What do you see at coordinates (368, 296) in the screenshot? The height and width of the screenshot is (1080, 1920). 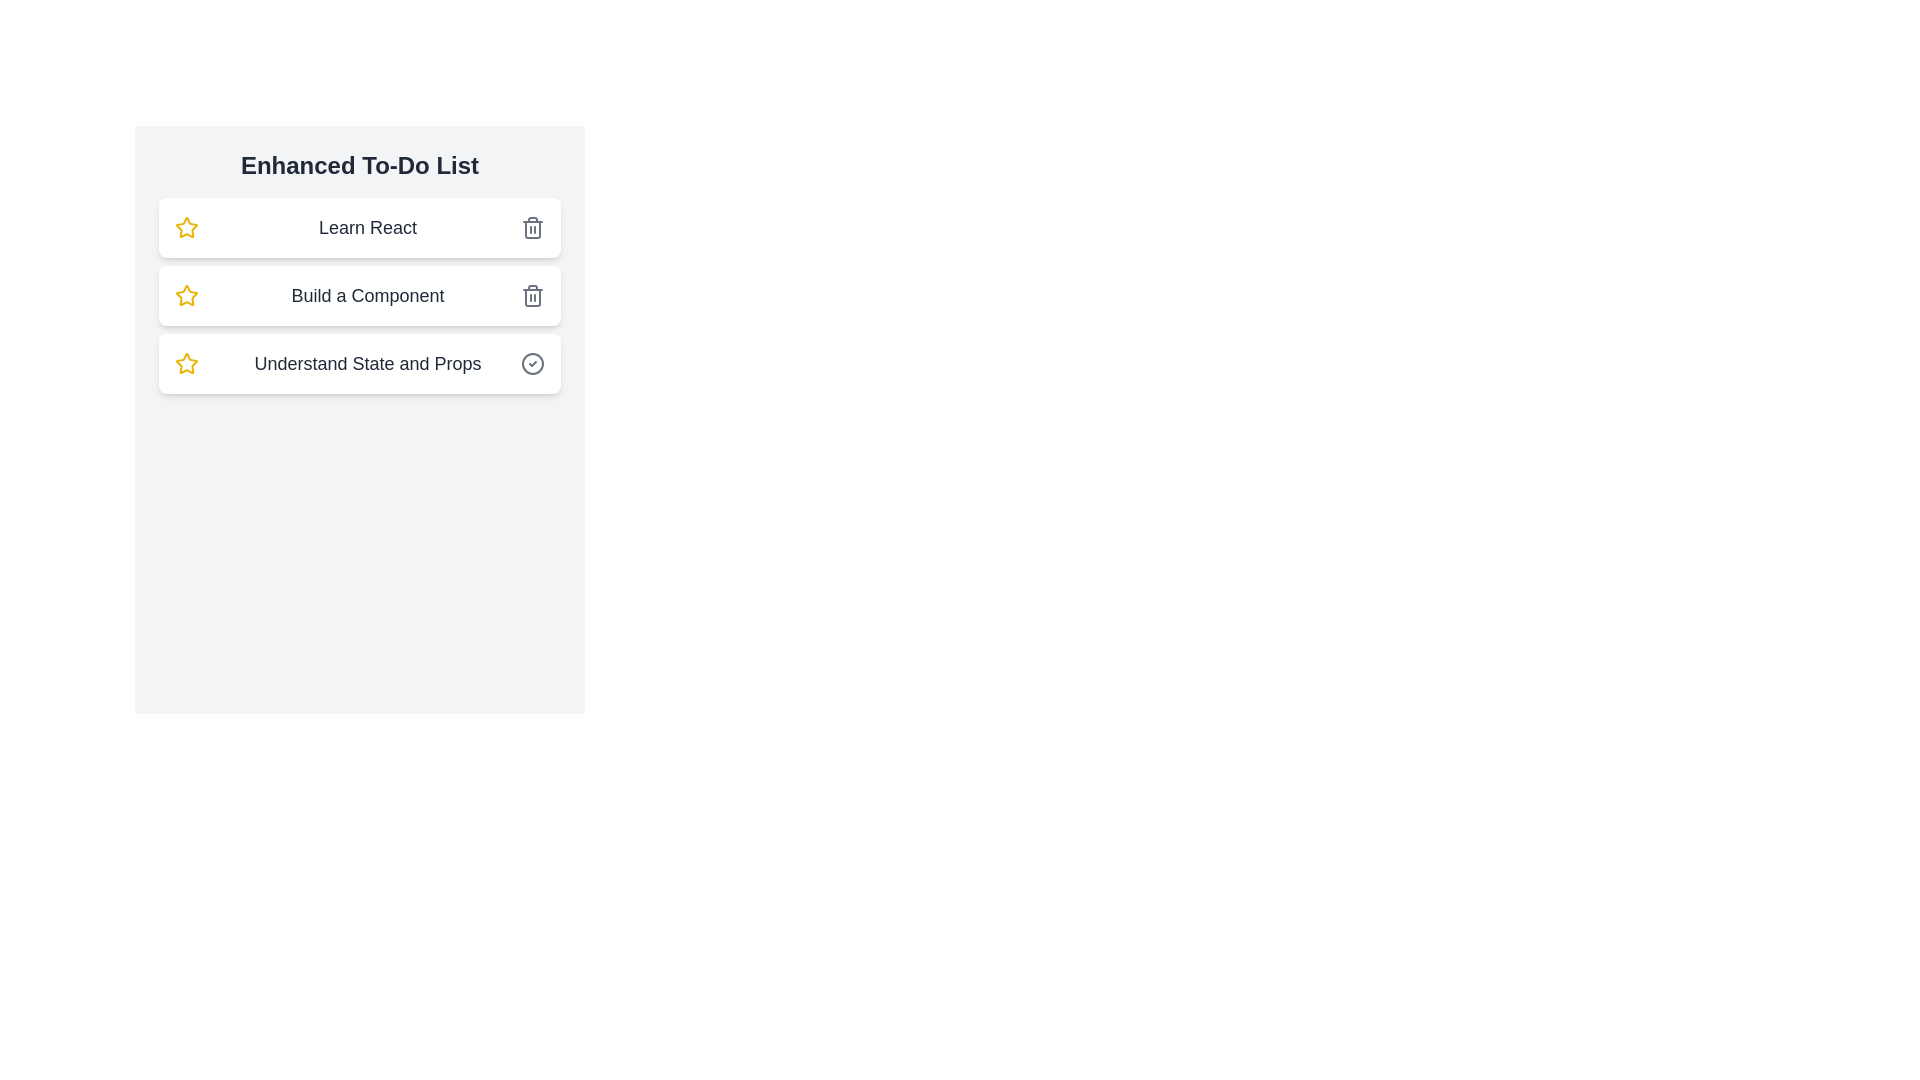 I see `the text label displaying 'Build a Component' which is the second item in the to-do list, located between a yellow star icon and a trash bin icon` at bounding box center [368, 296].